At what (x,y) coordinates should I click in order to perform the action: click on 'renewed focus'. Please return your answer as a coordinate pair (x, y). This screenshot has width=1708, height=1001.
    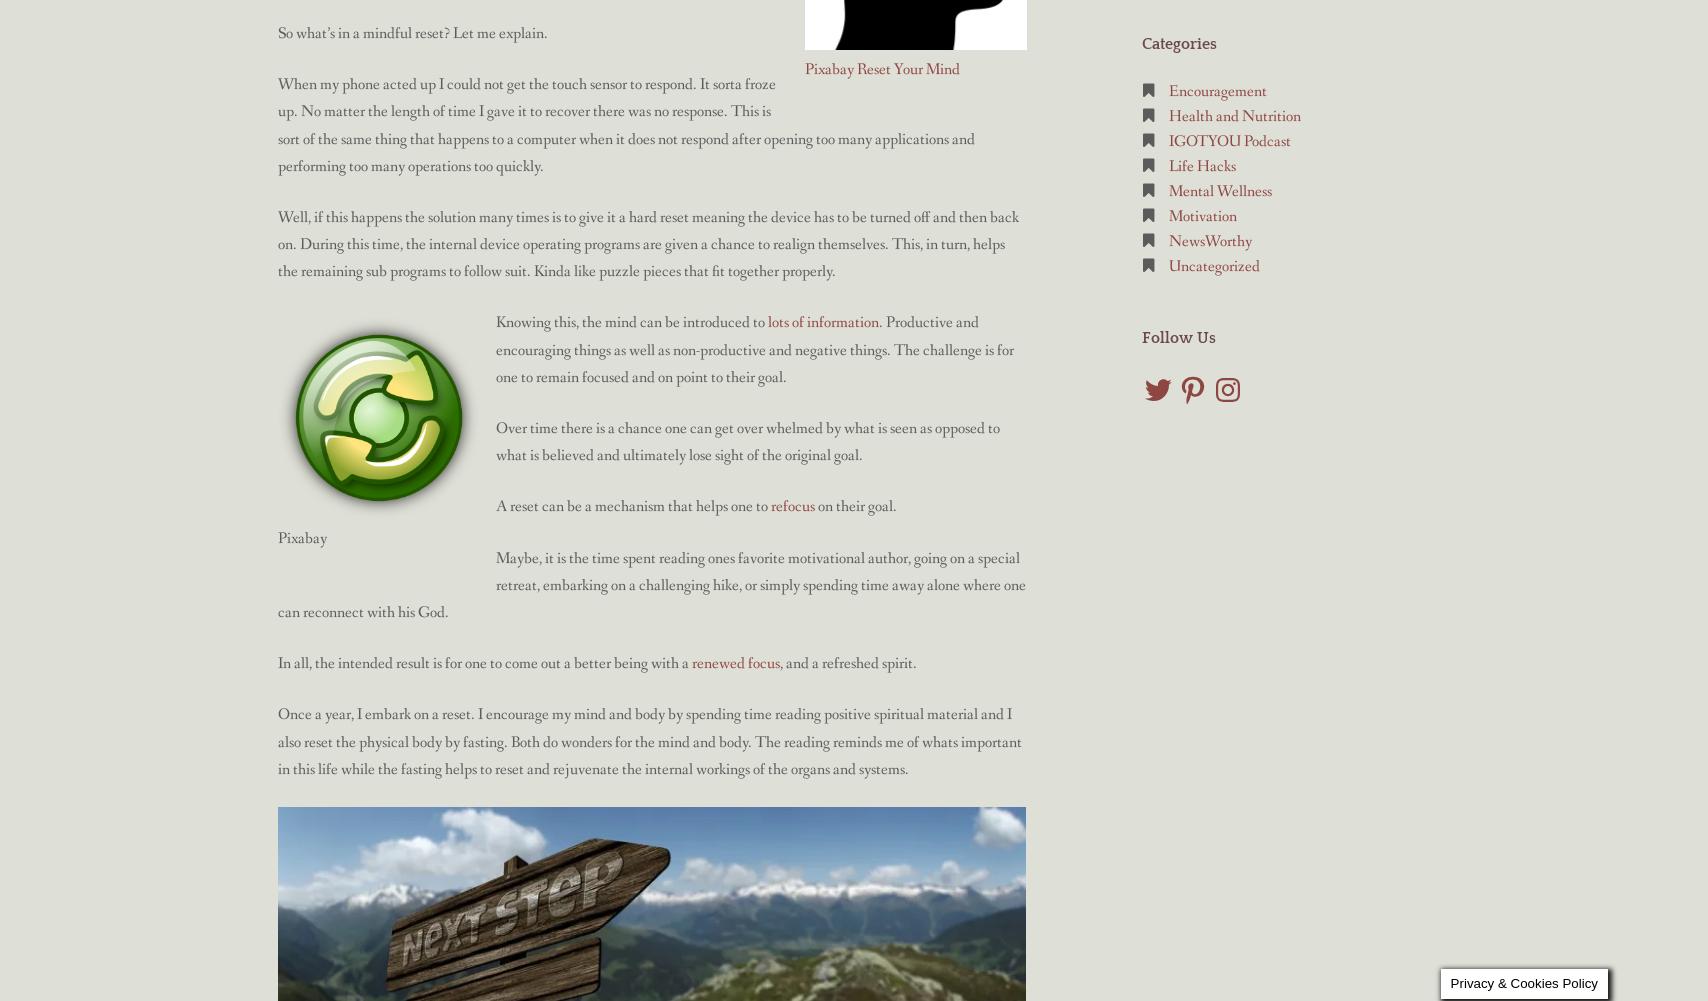
    Looking at the image, I should click on (735, 662).